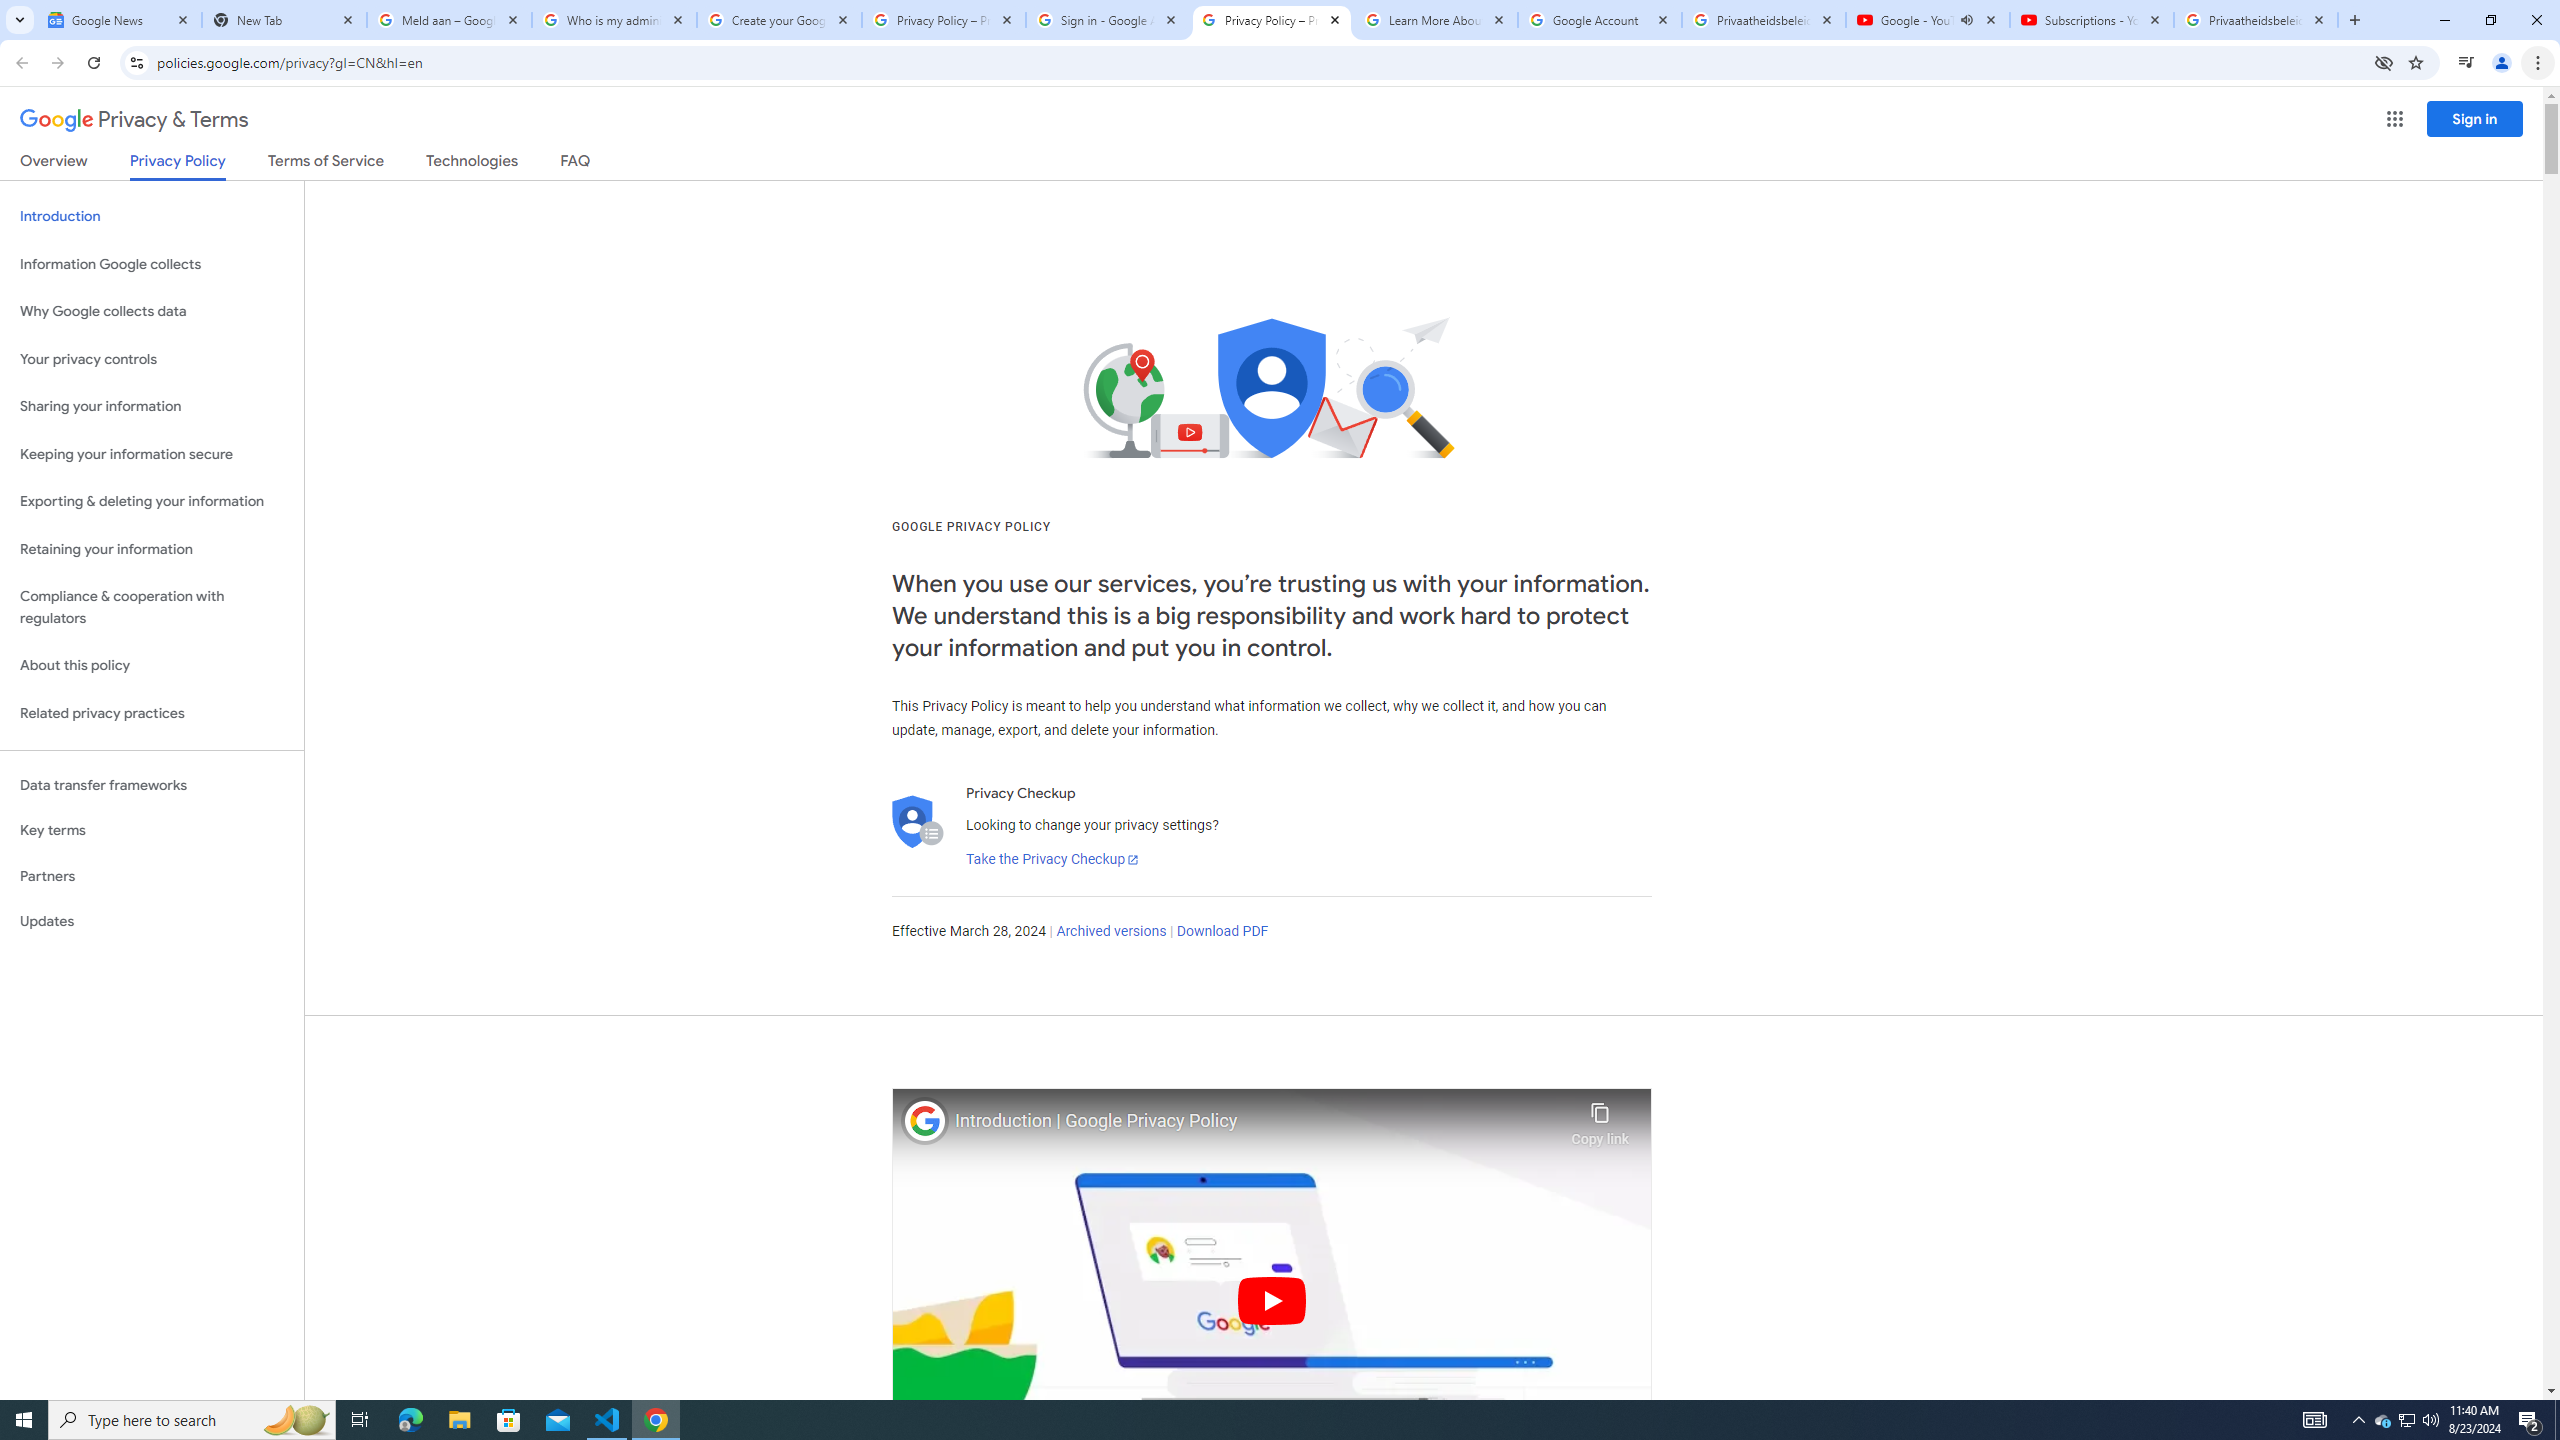 This screenshot has height=1440, width=2560. I want to click on 'Retaining your information', so click(151, 549).